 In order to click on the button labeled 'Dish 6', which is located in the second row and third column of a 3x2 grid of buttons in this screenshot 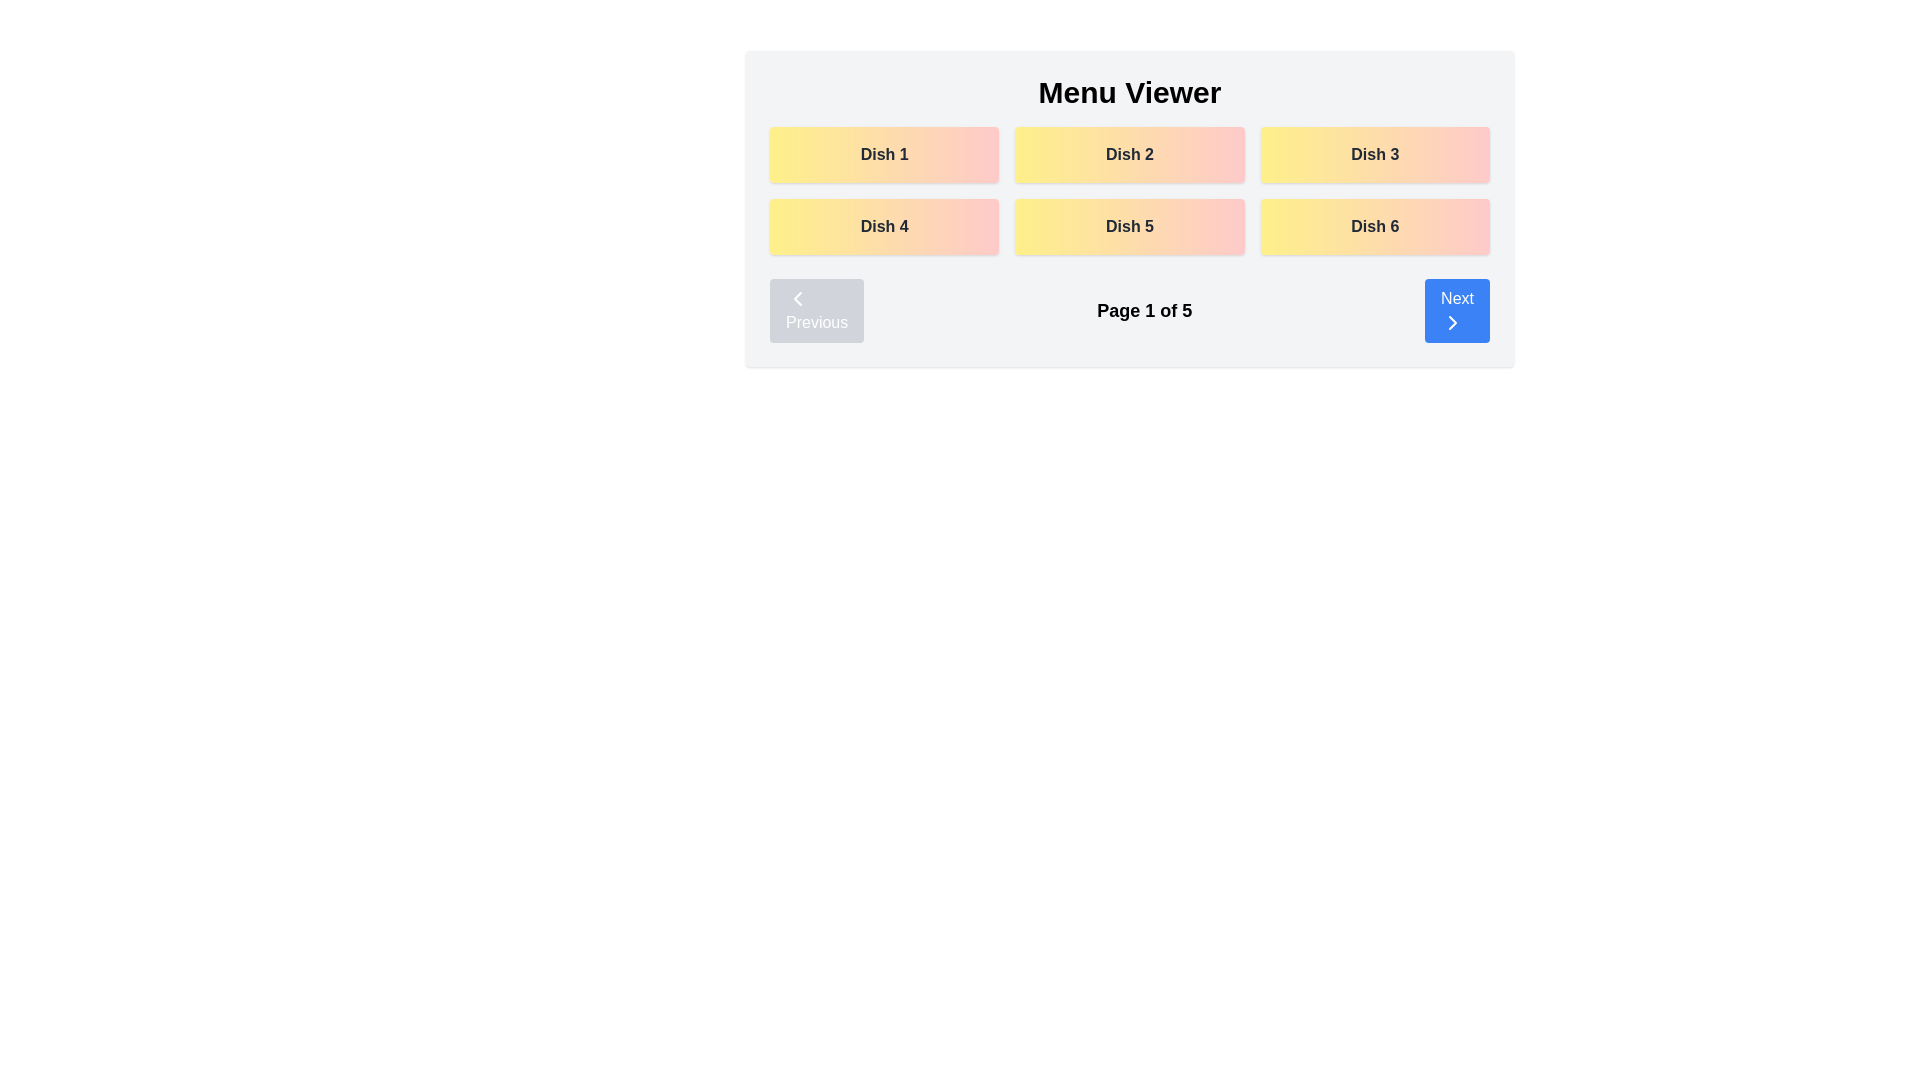, I will do `click(1374, 226)`.